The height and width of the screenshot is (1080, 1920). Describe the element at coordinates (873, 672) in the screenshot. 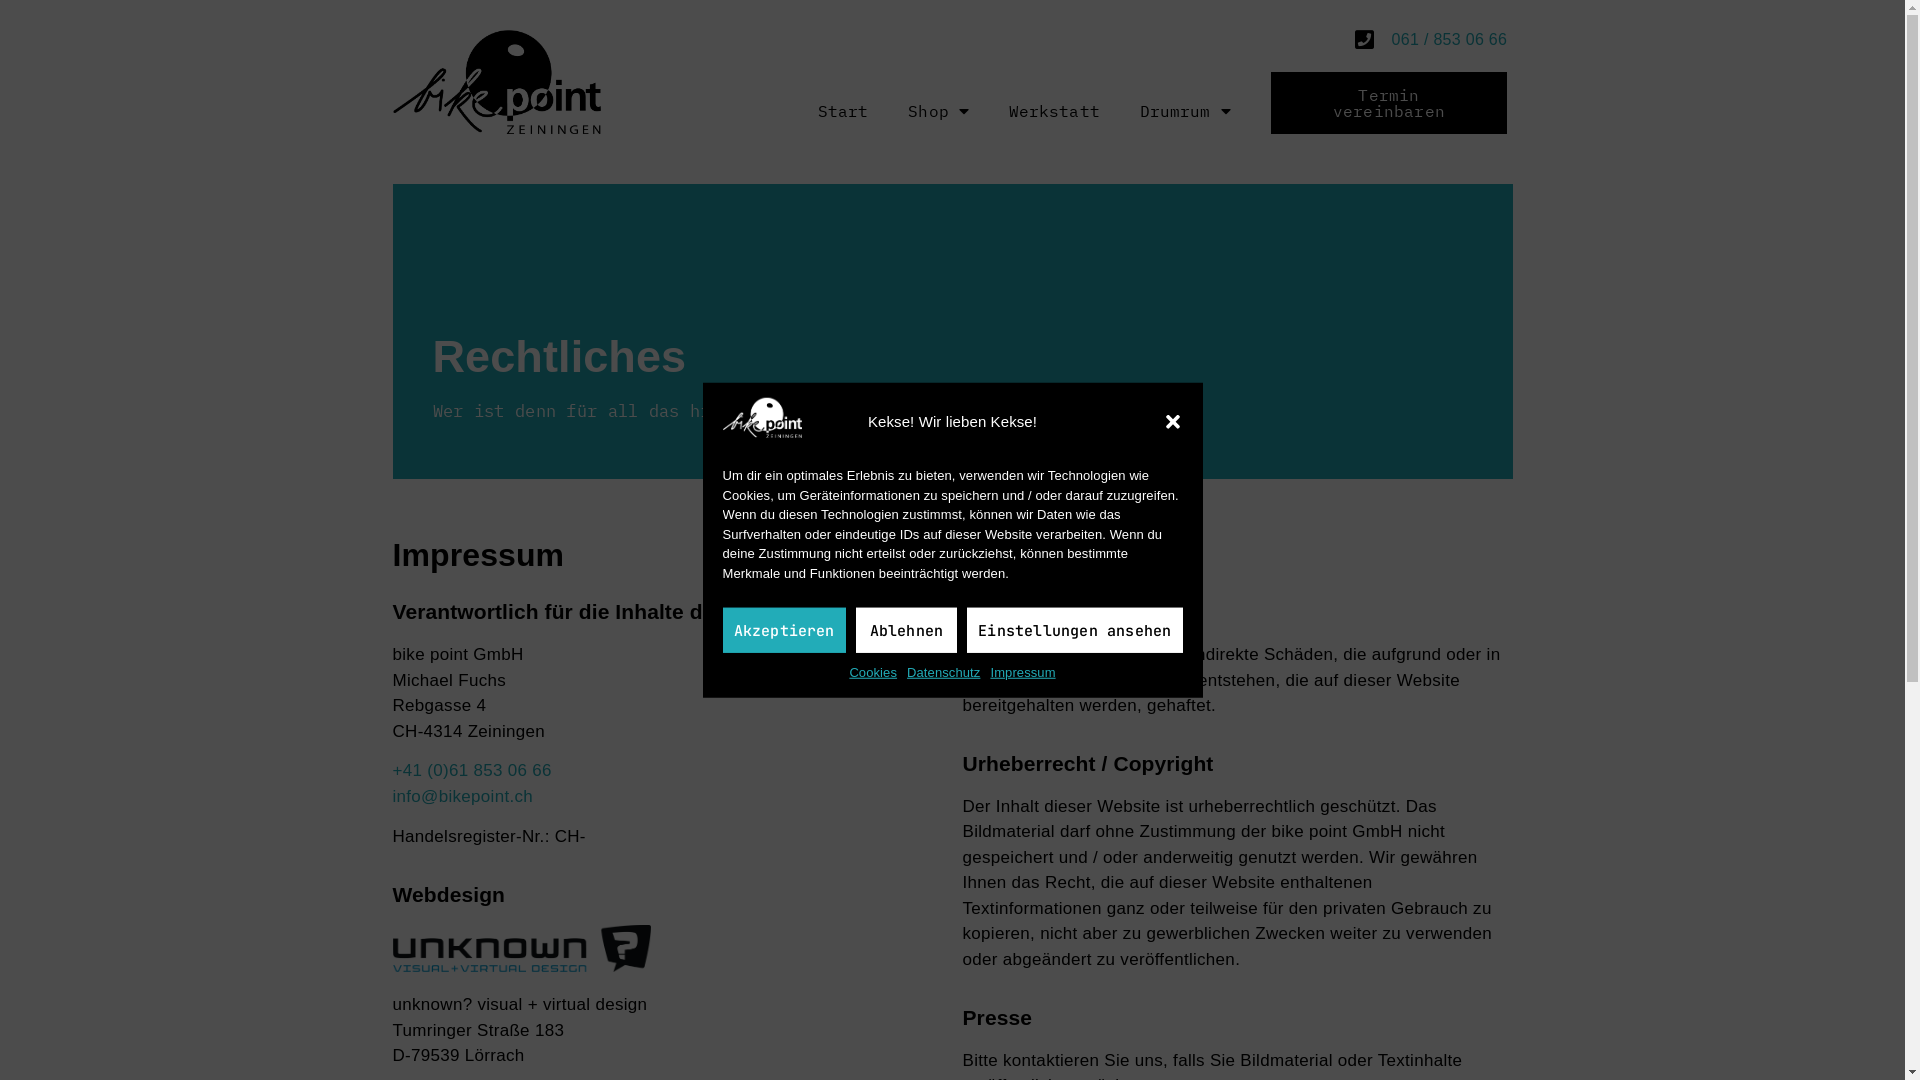

I see `'Cookies'` at that location.